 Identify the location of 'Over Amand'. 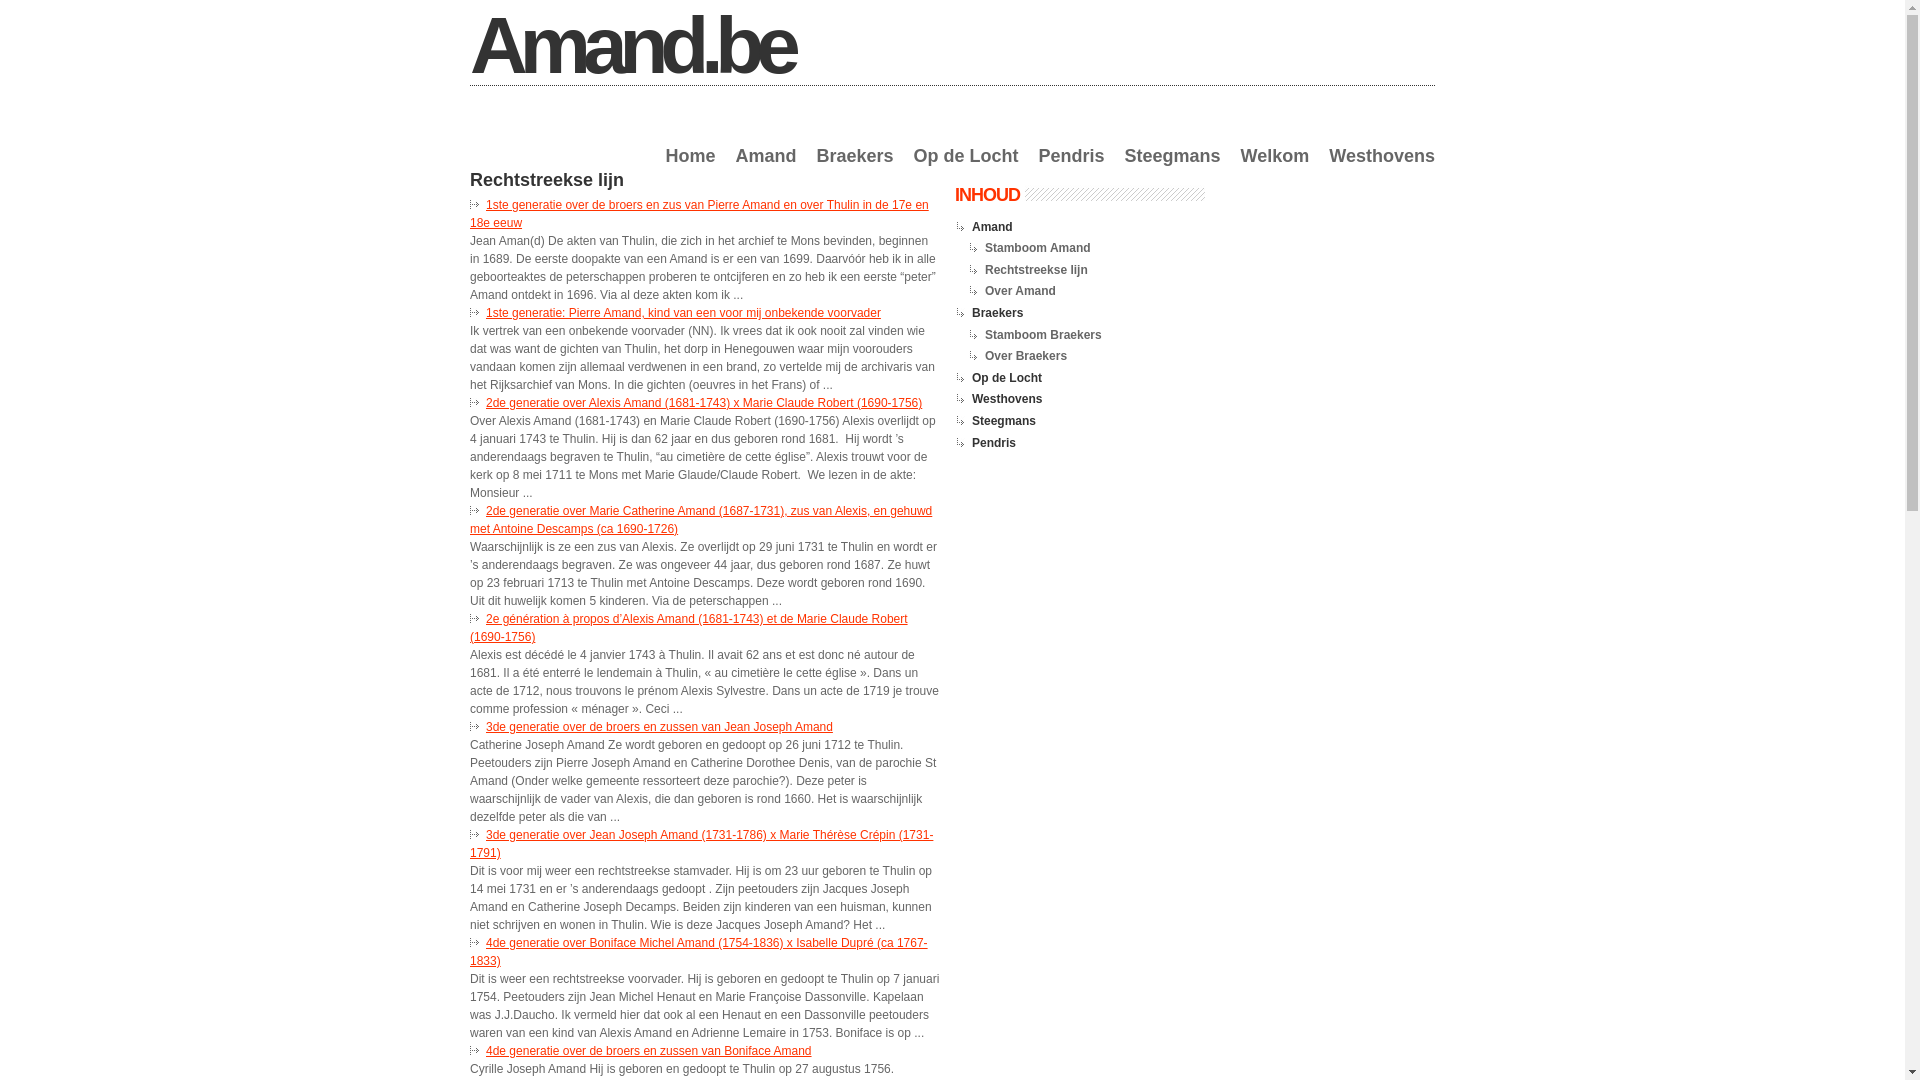
(984, 290).